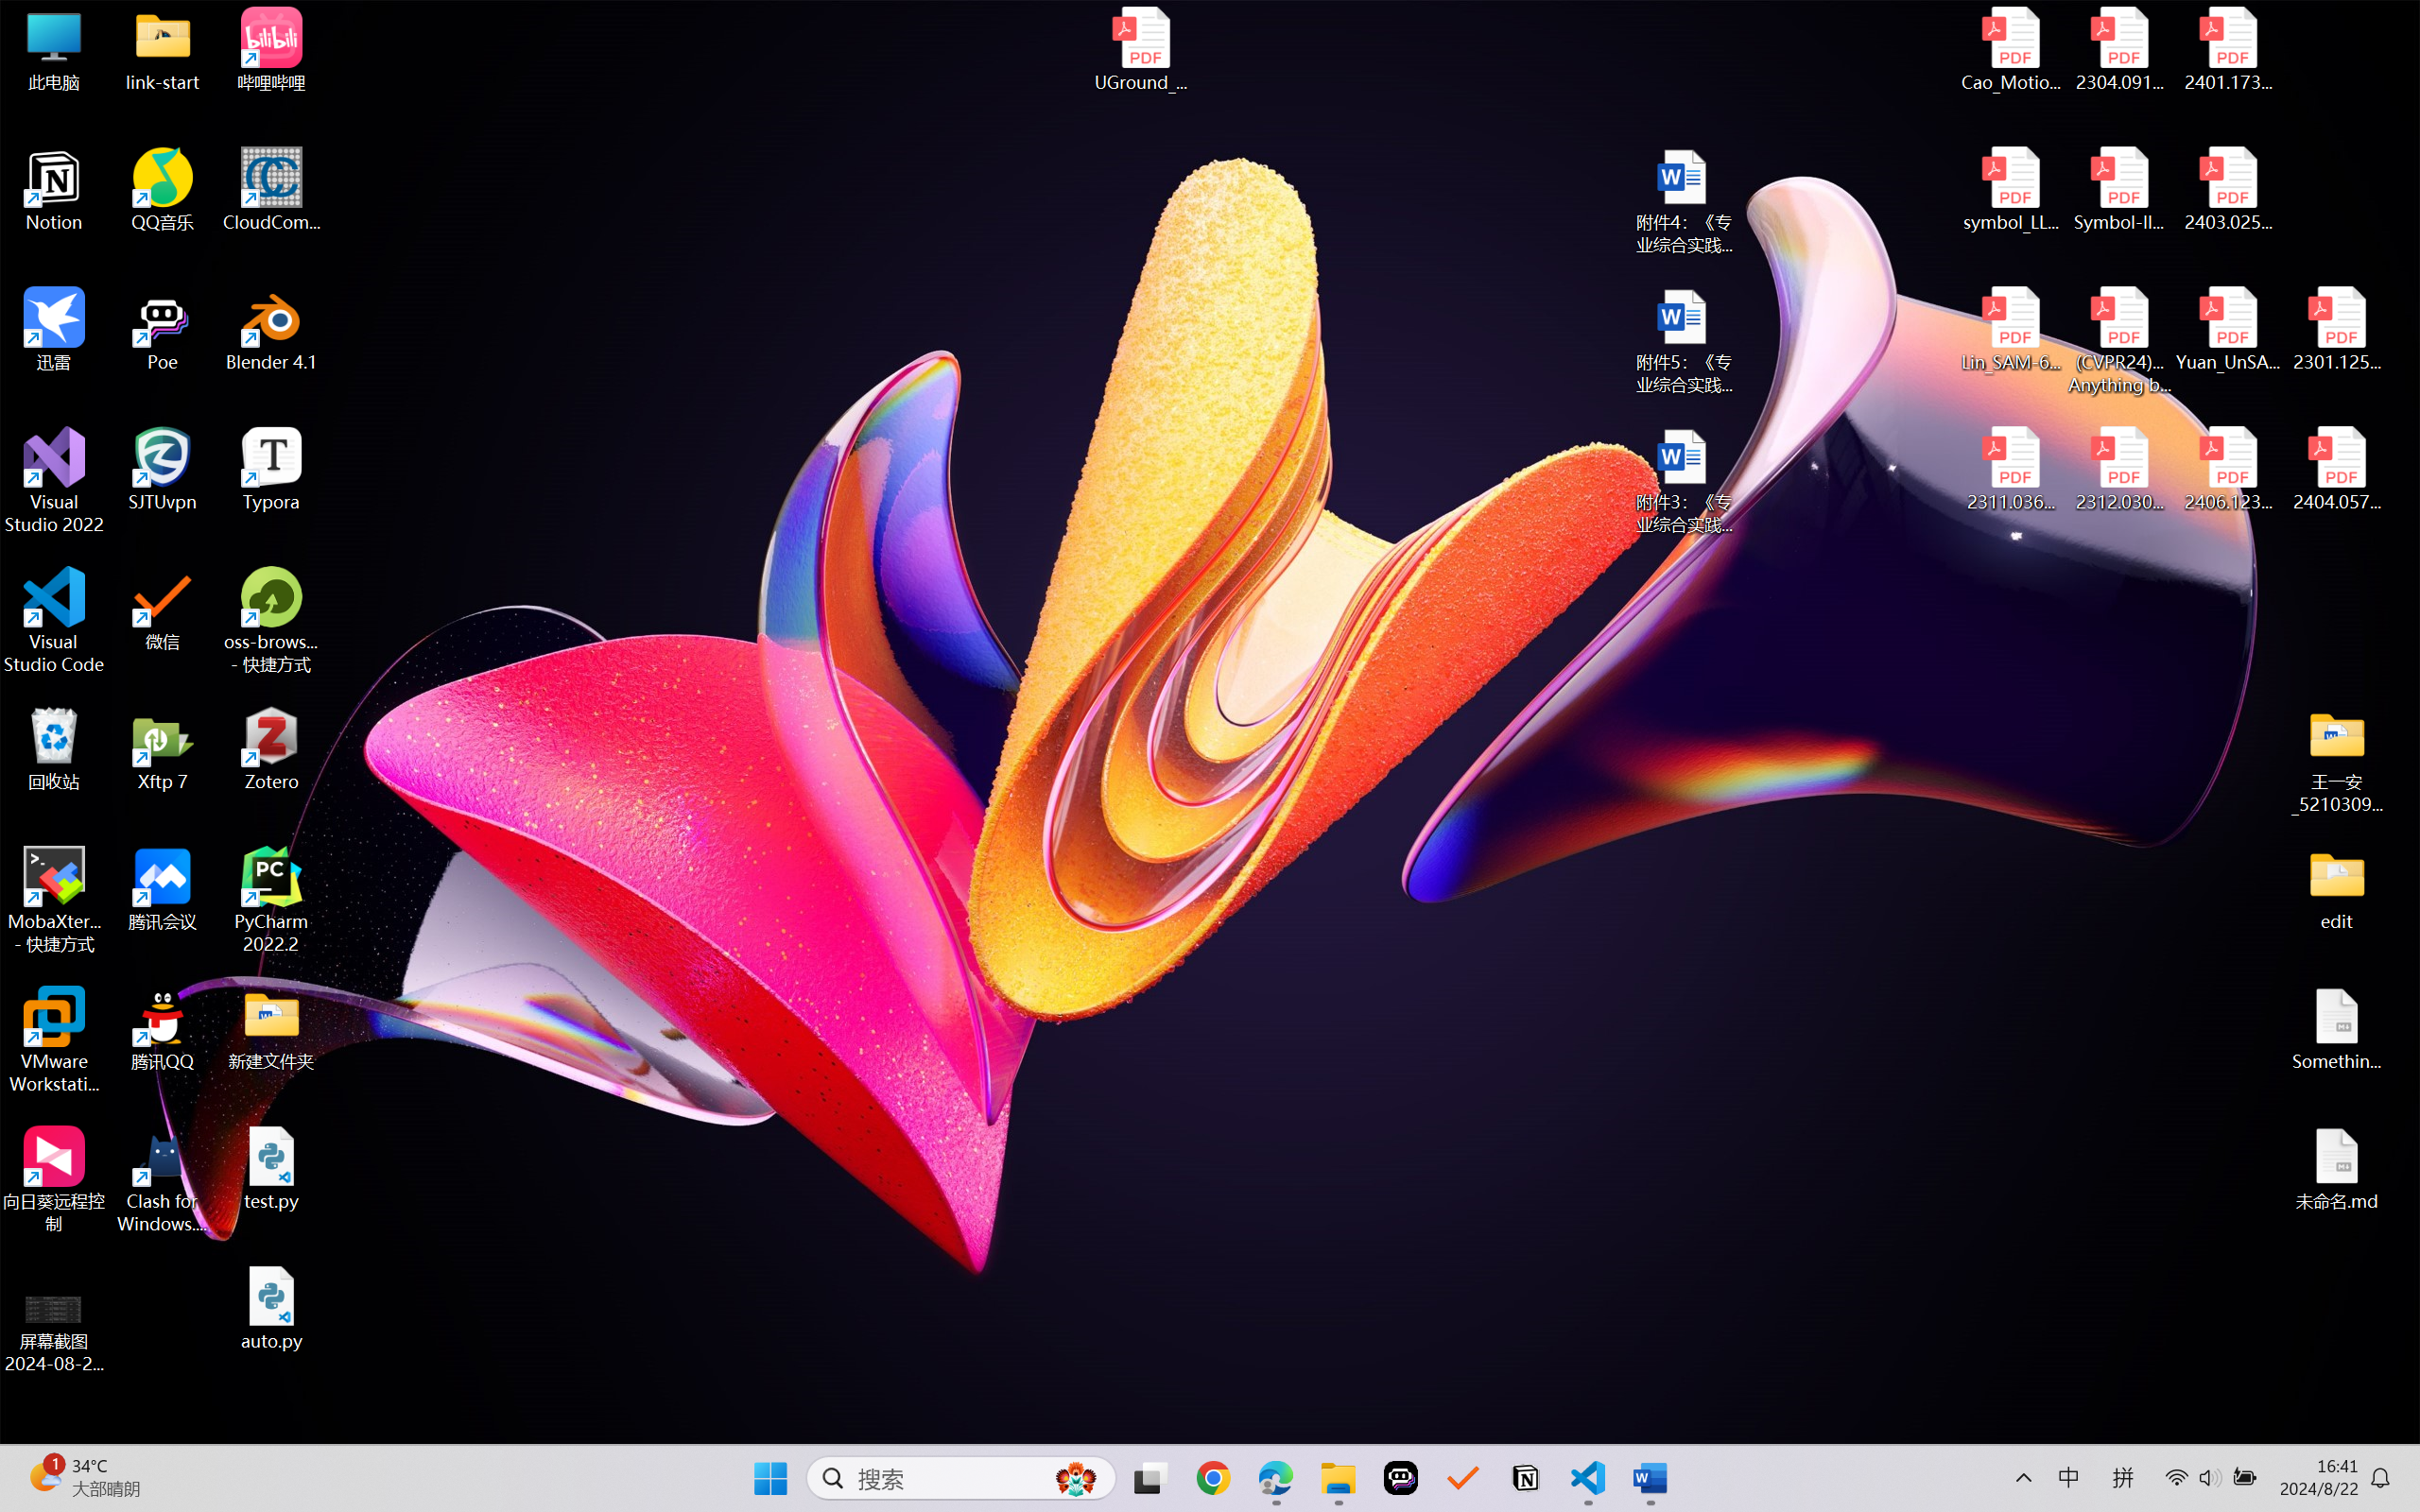  I want to click on '2304.09121v3.pdf', so click(2118, 49).